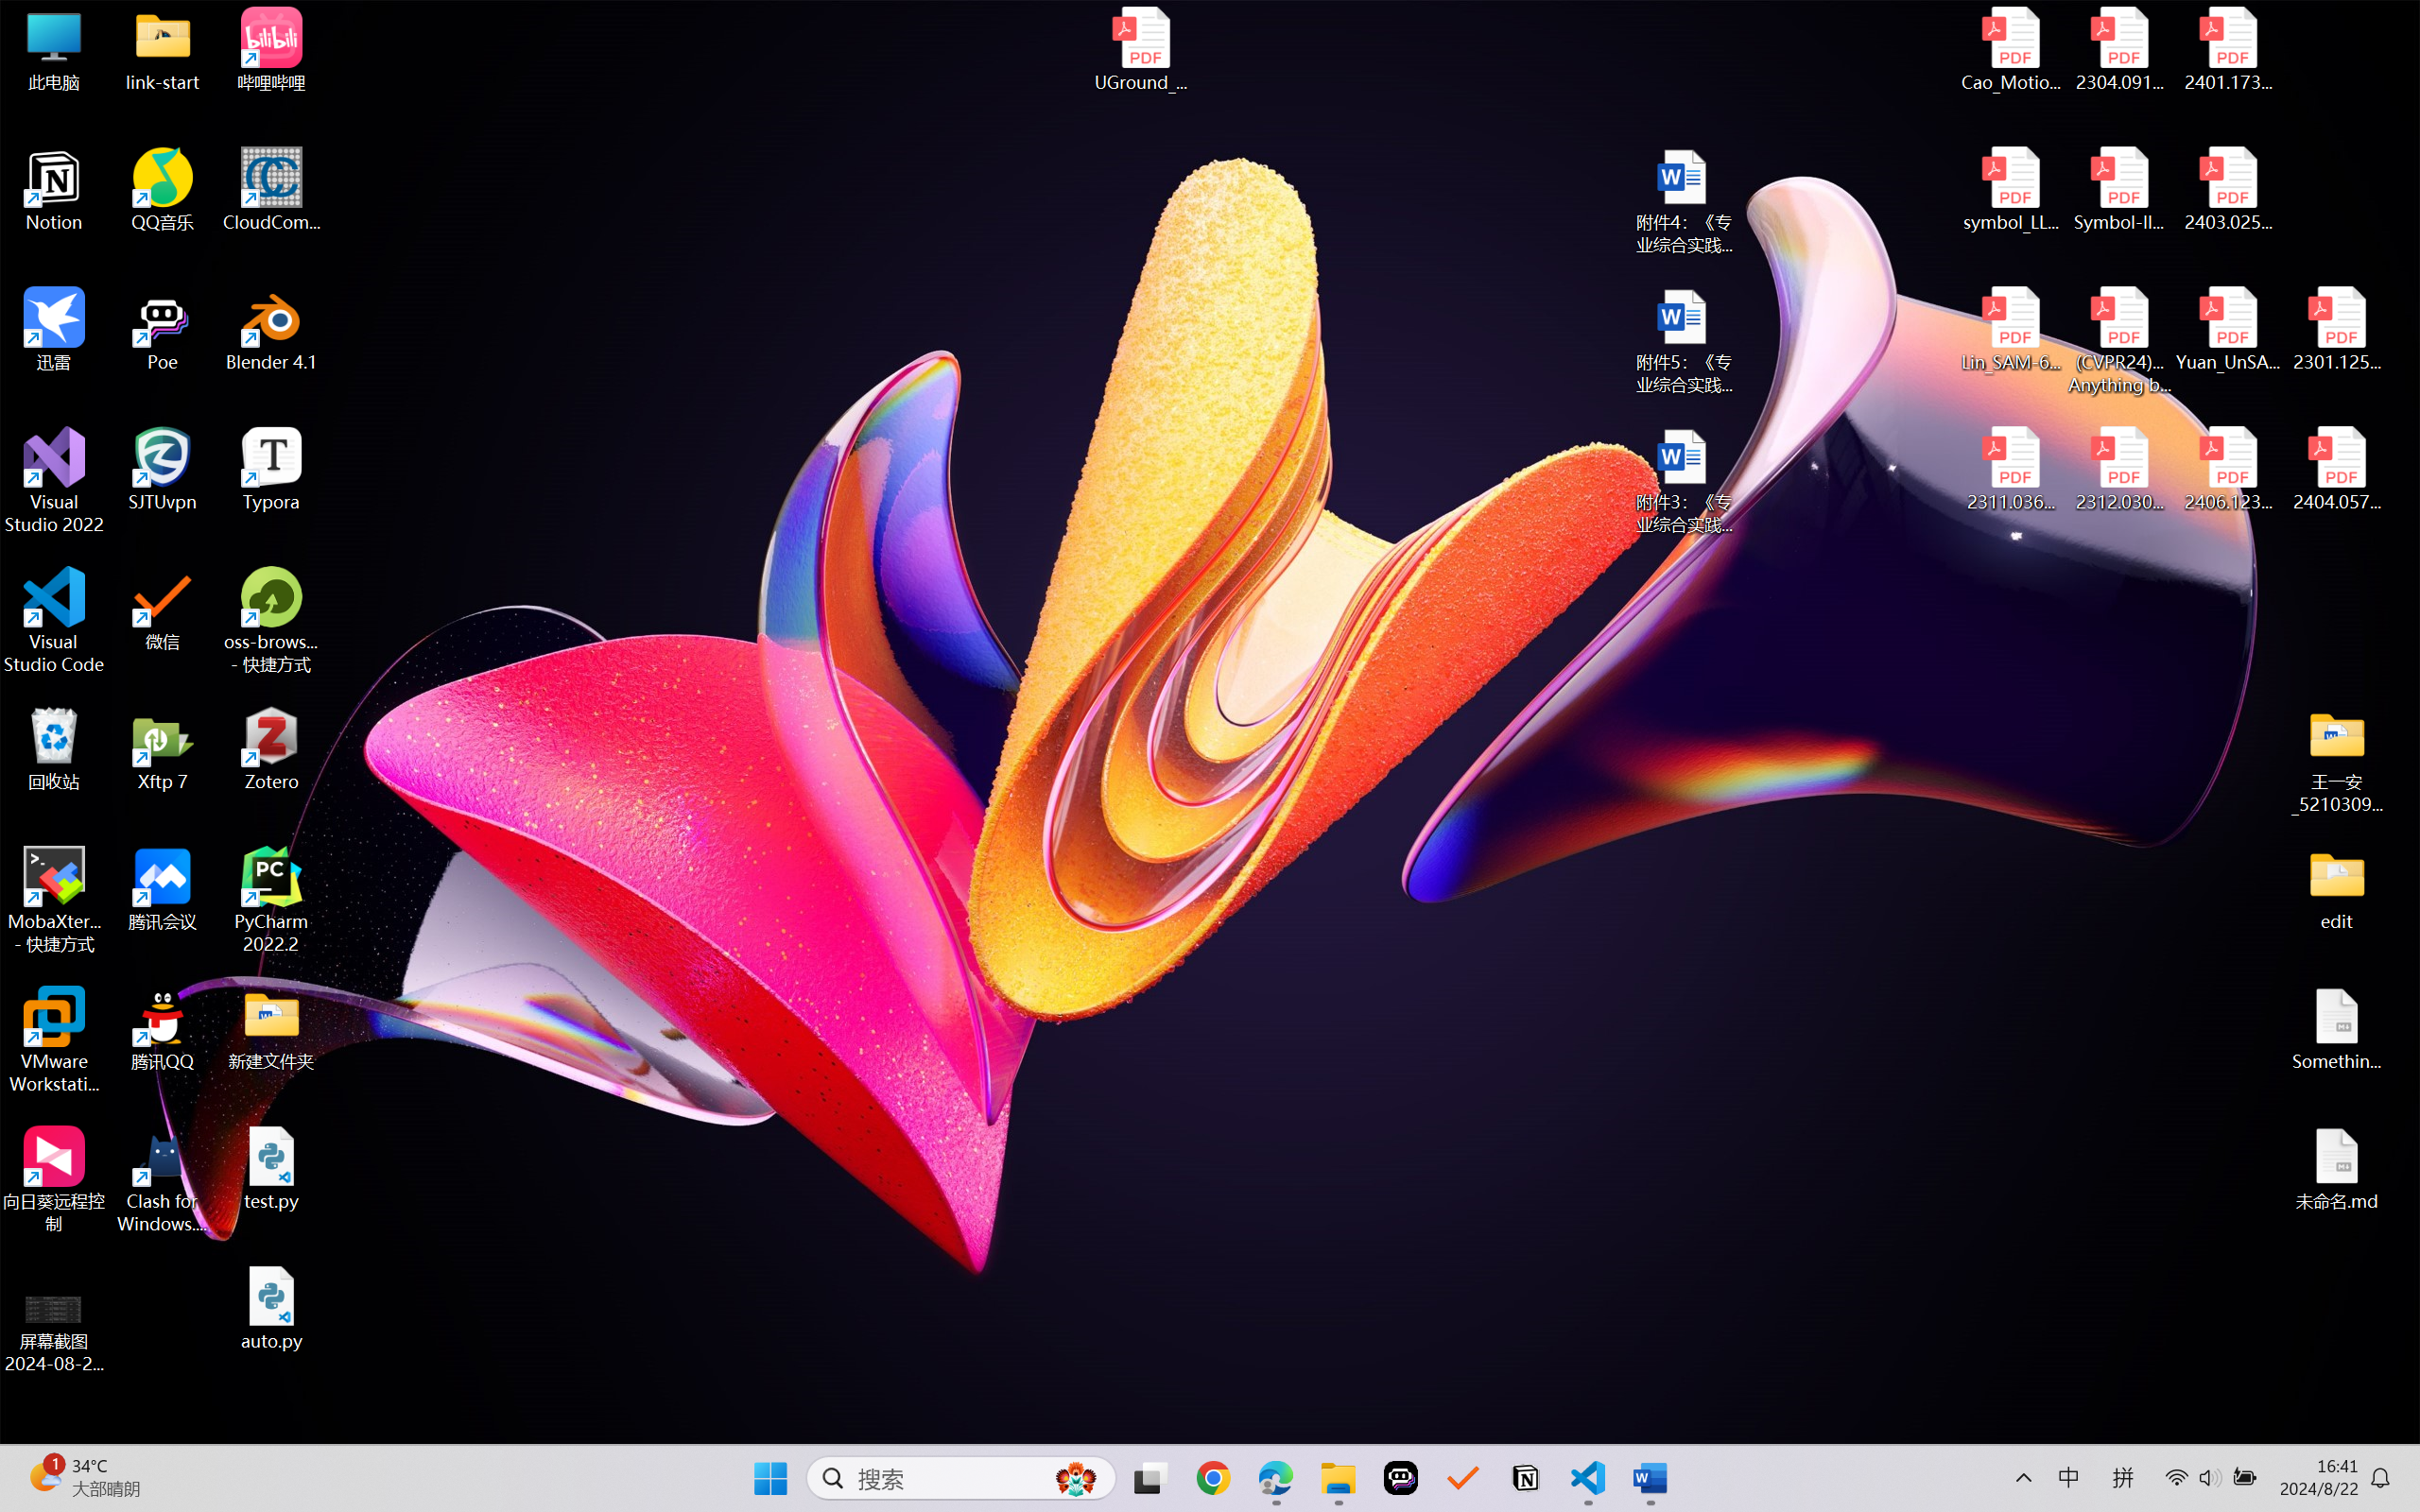  I want to click on '2304.09121v3.pdf', so click(2118, 49).